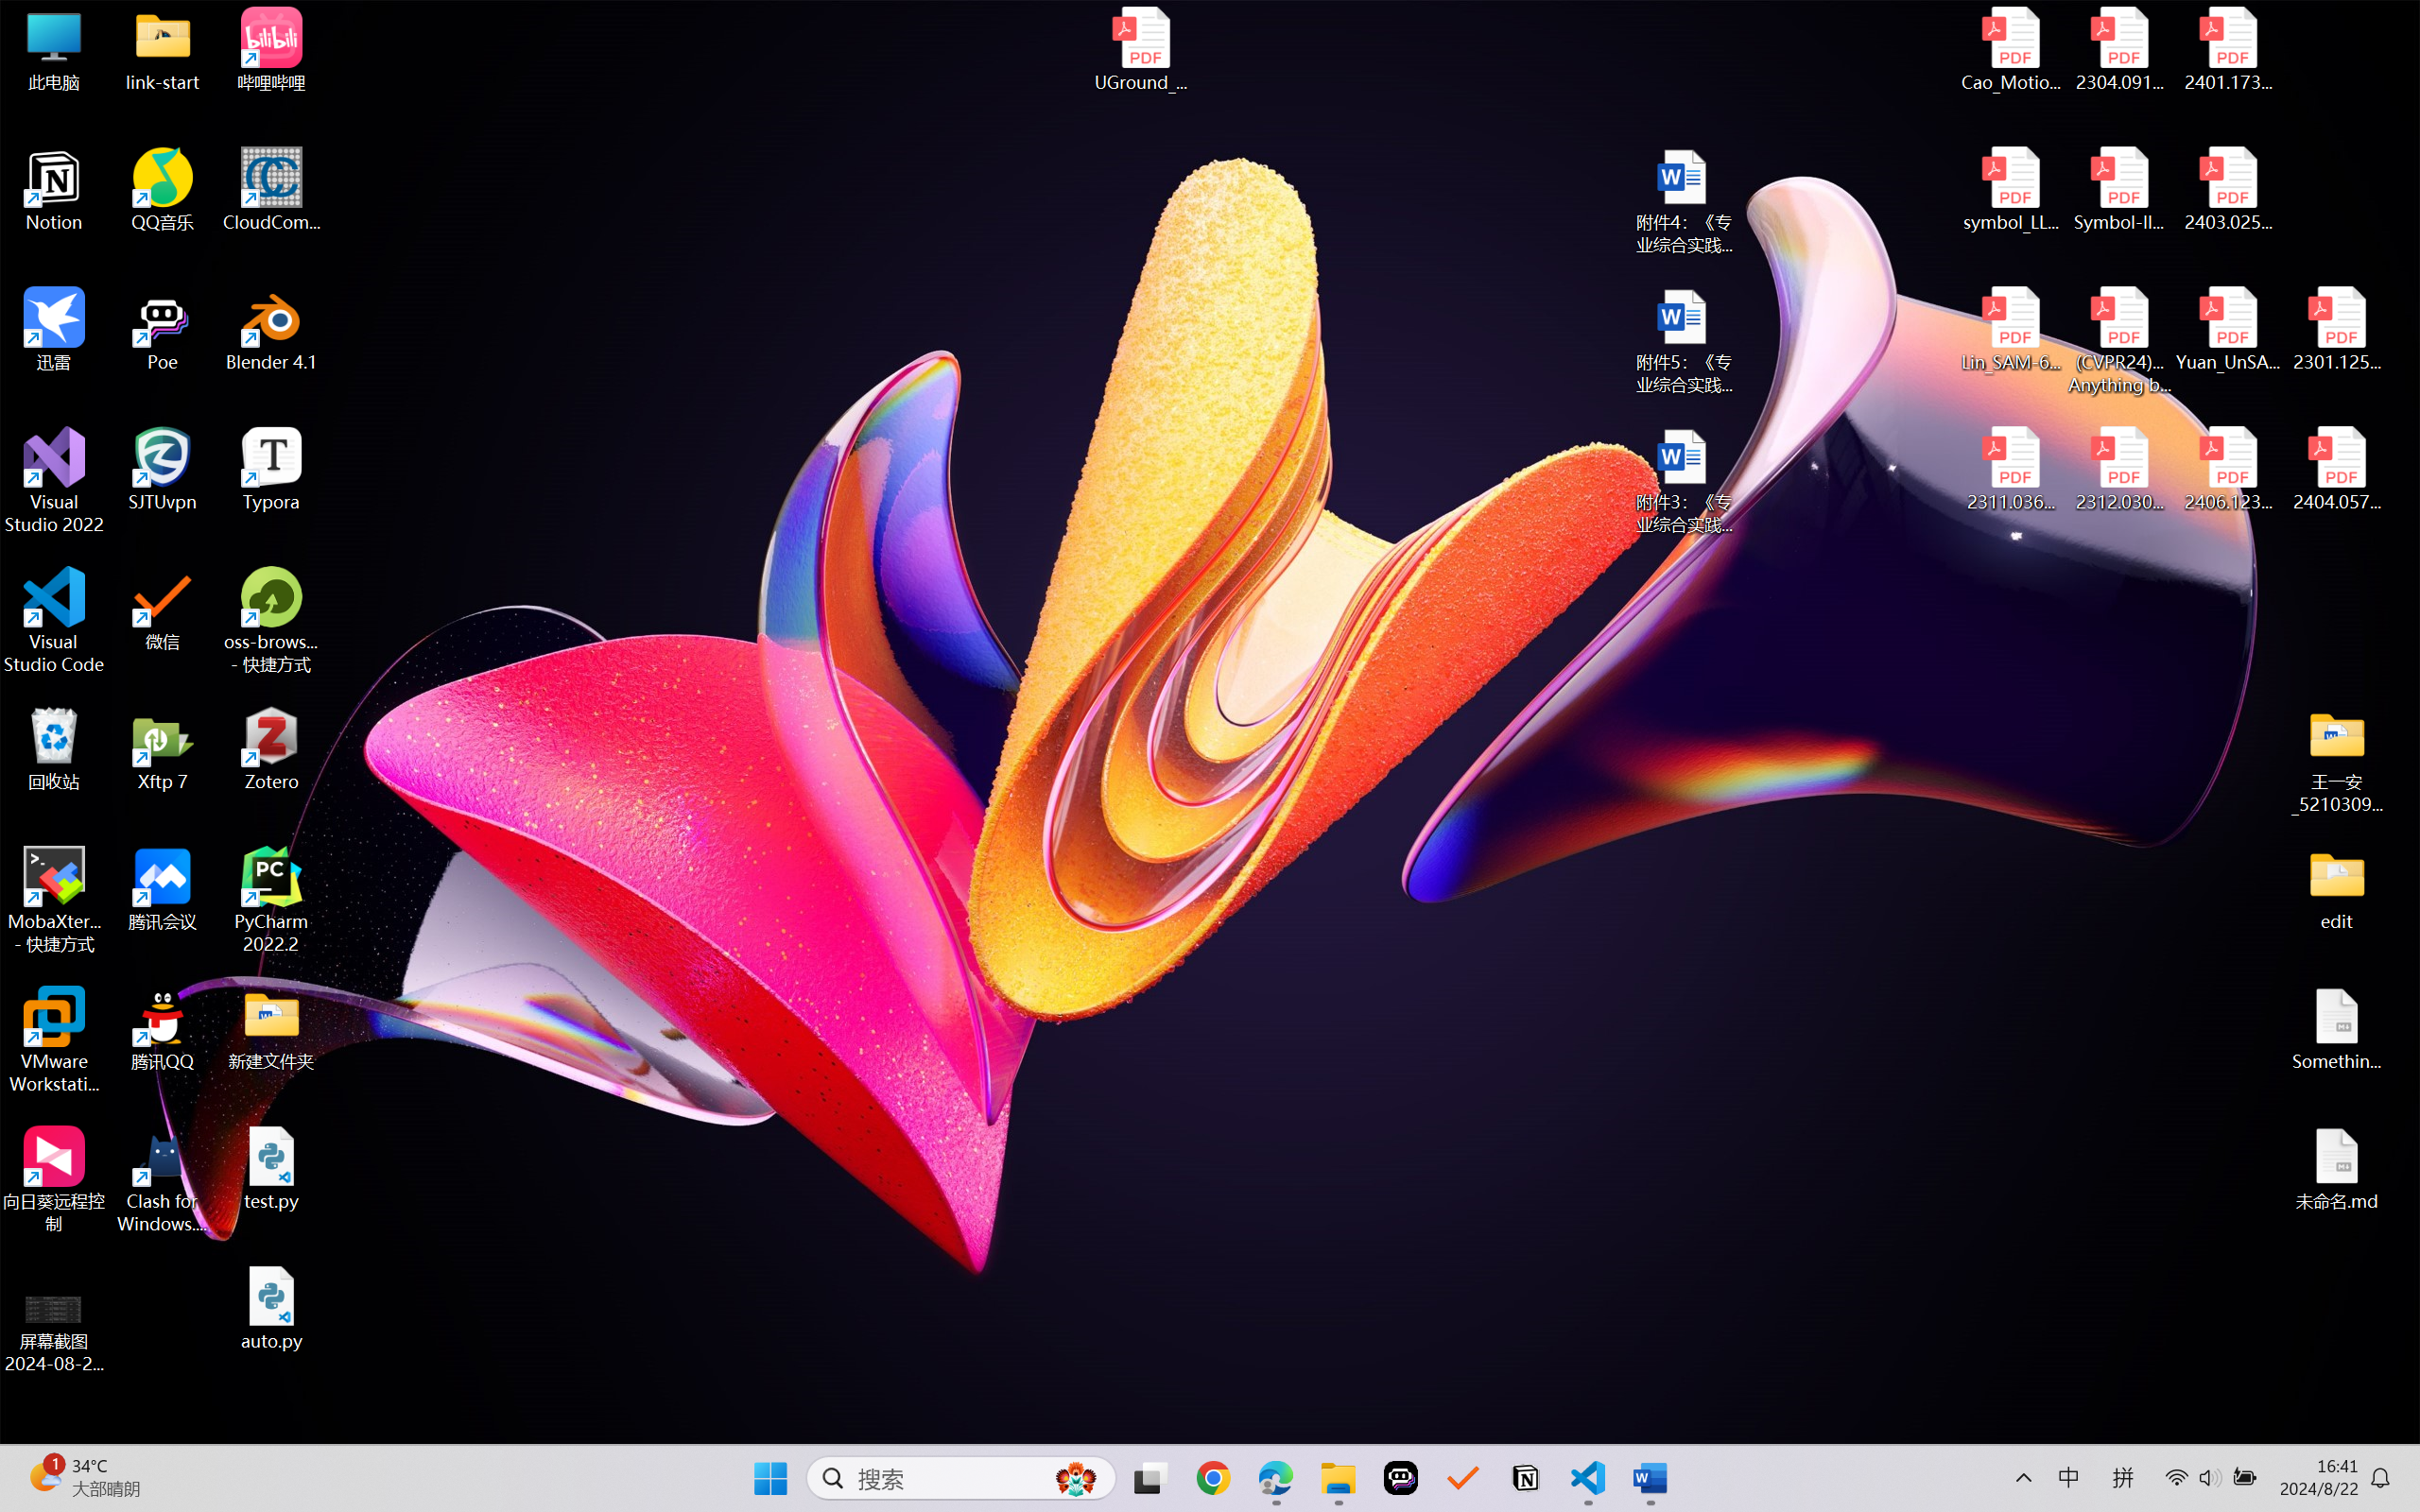  I want to click on '2304.09121v3.pdf', so click(2118, 49).